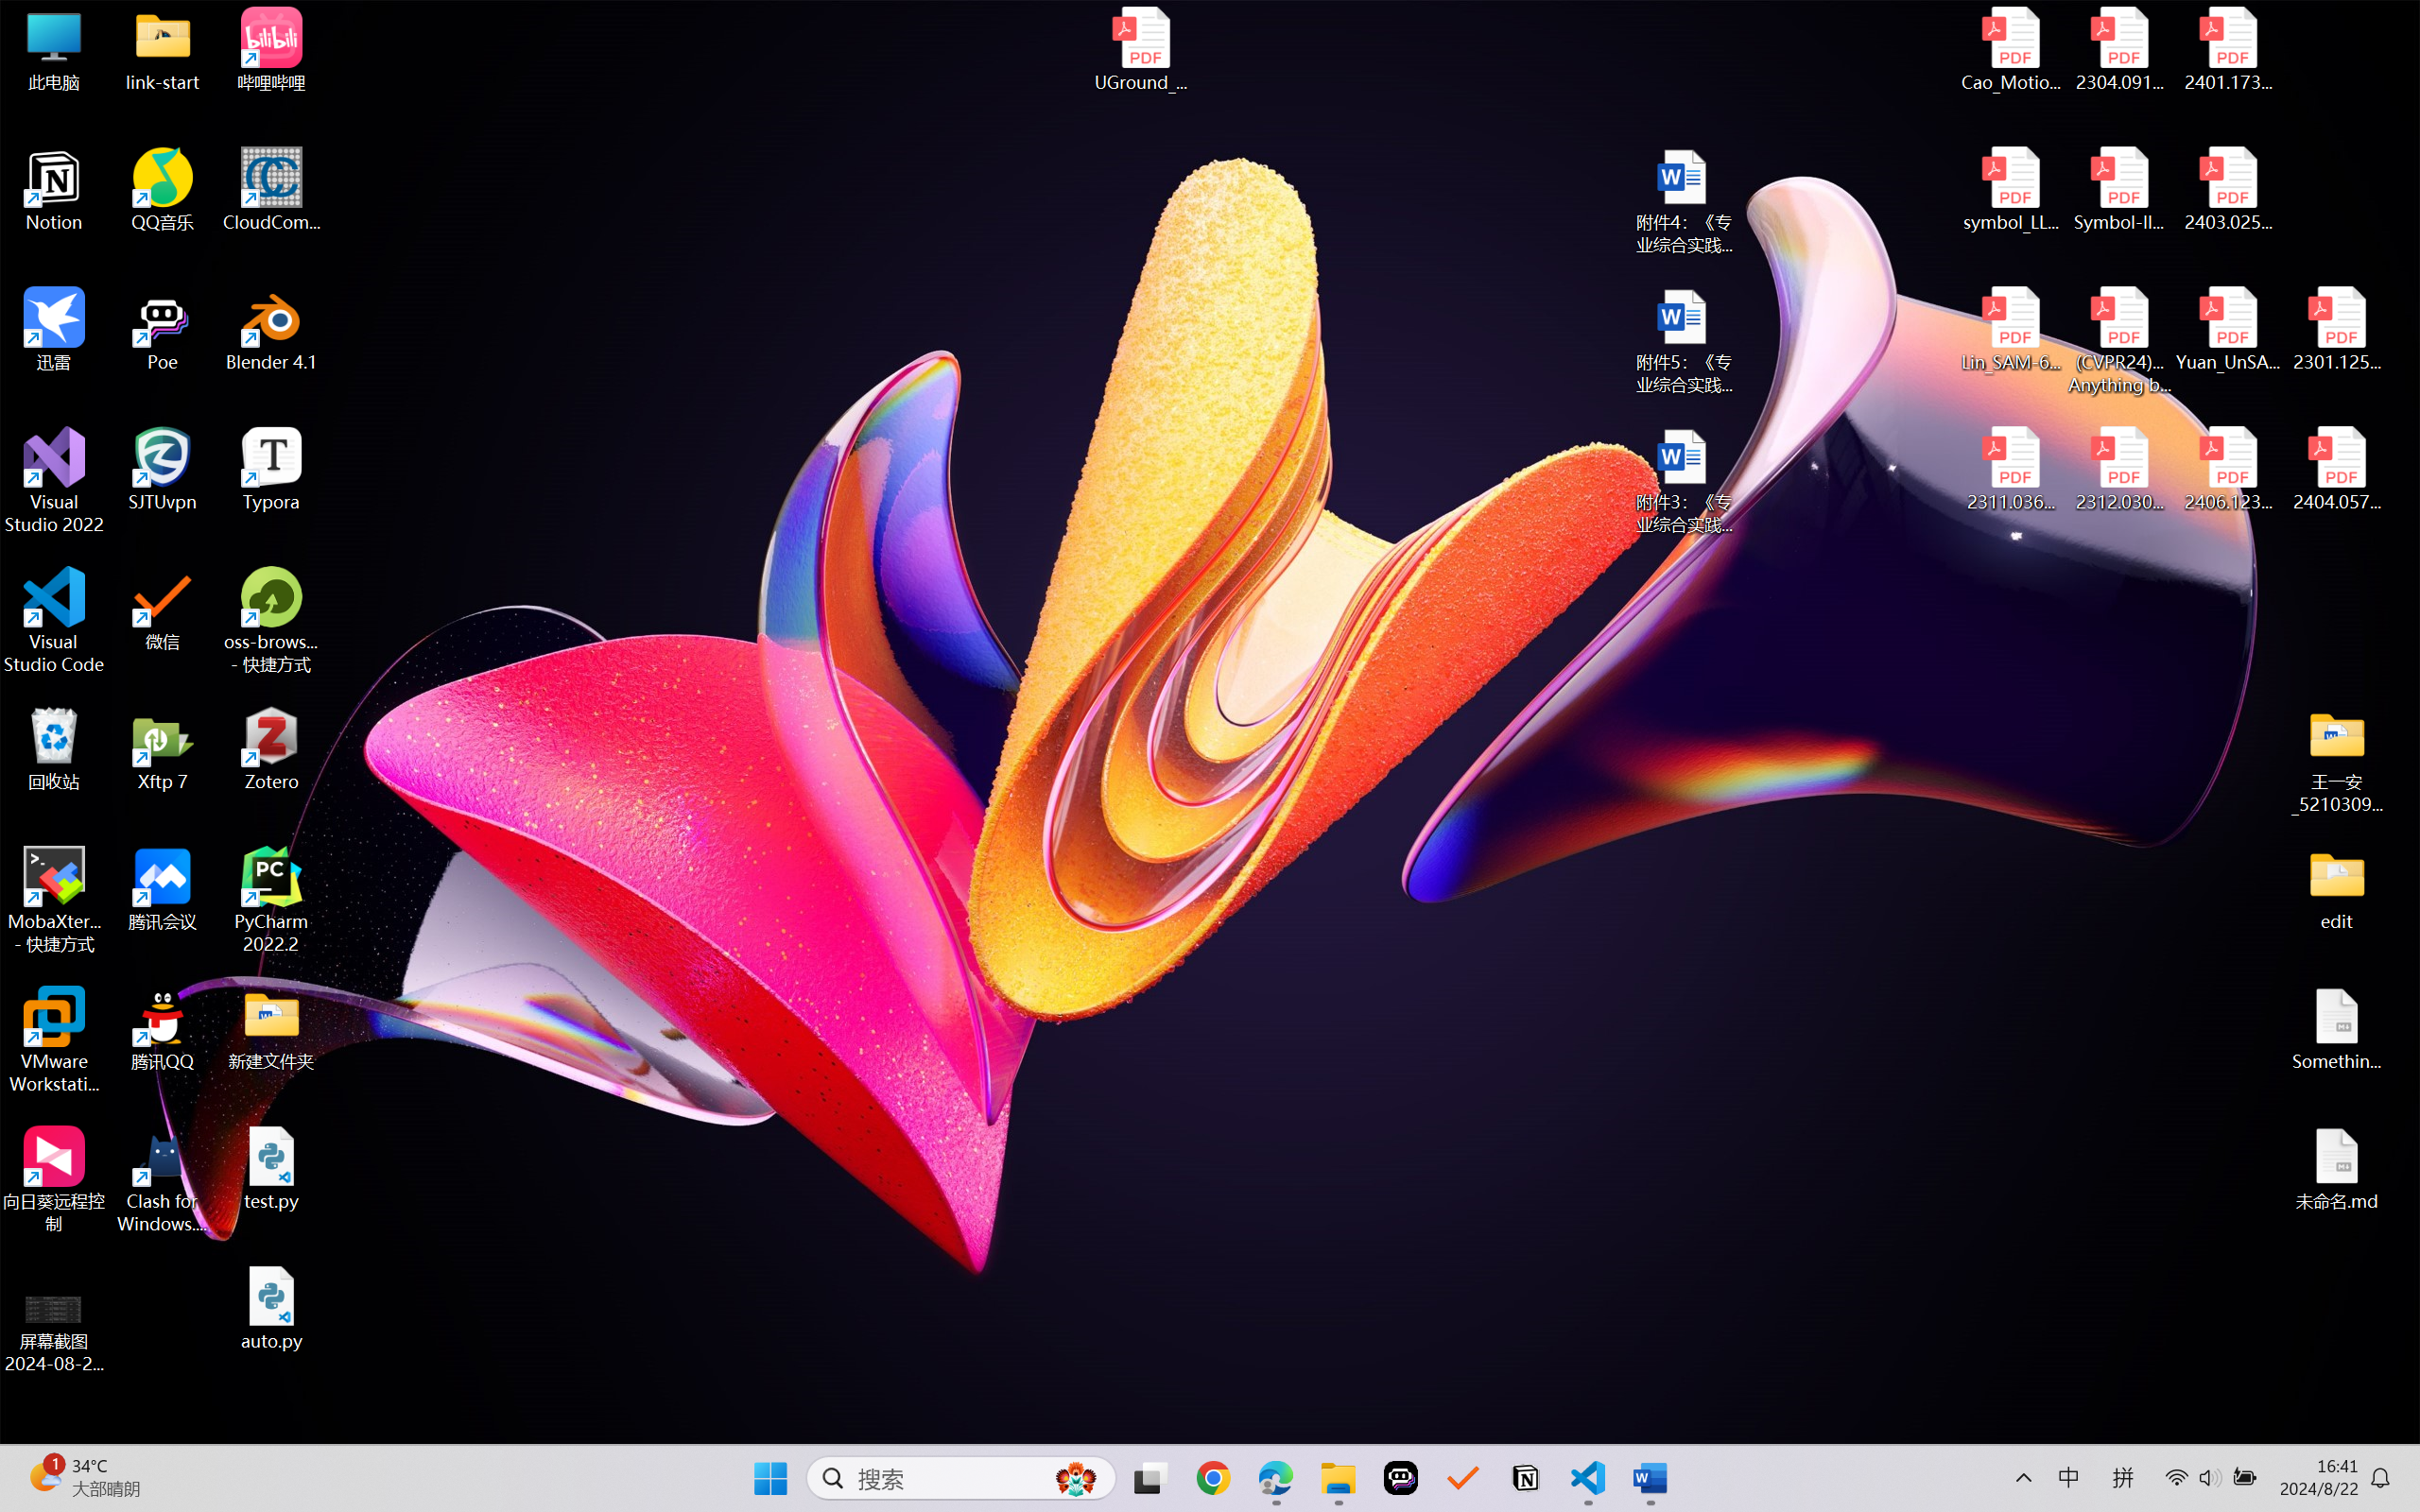  I want to click on '2304.09121v3.pdf', so click(2118, 49).